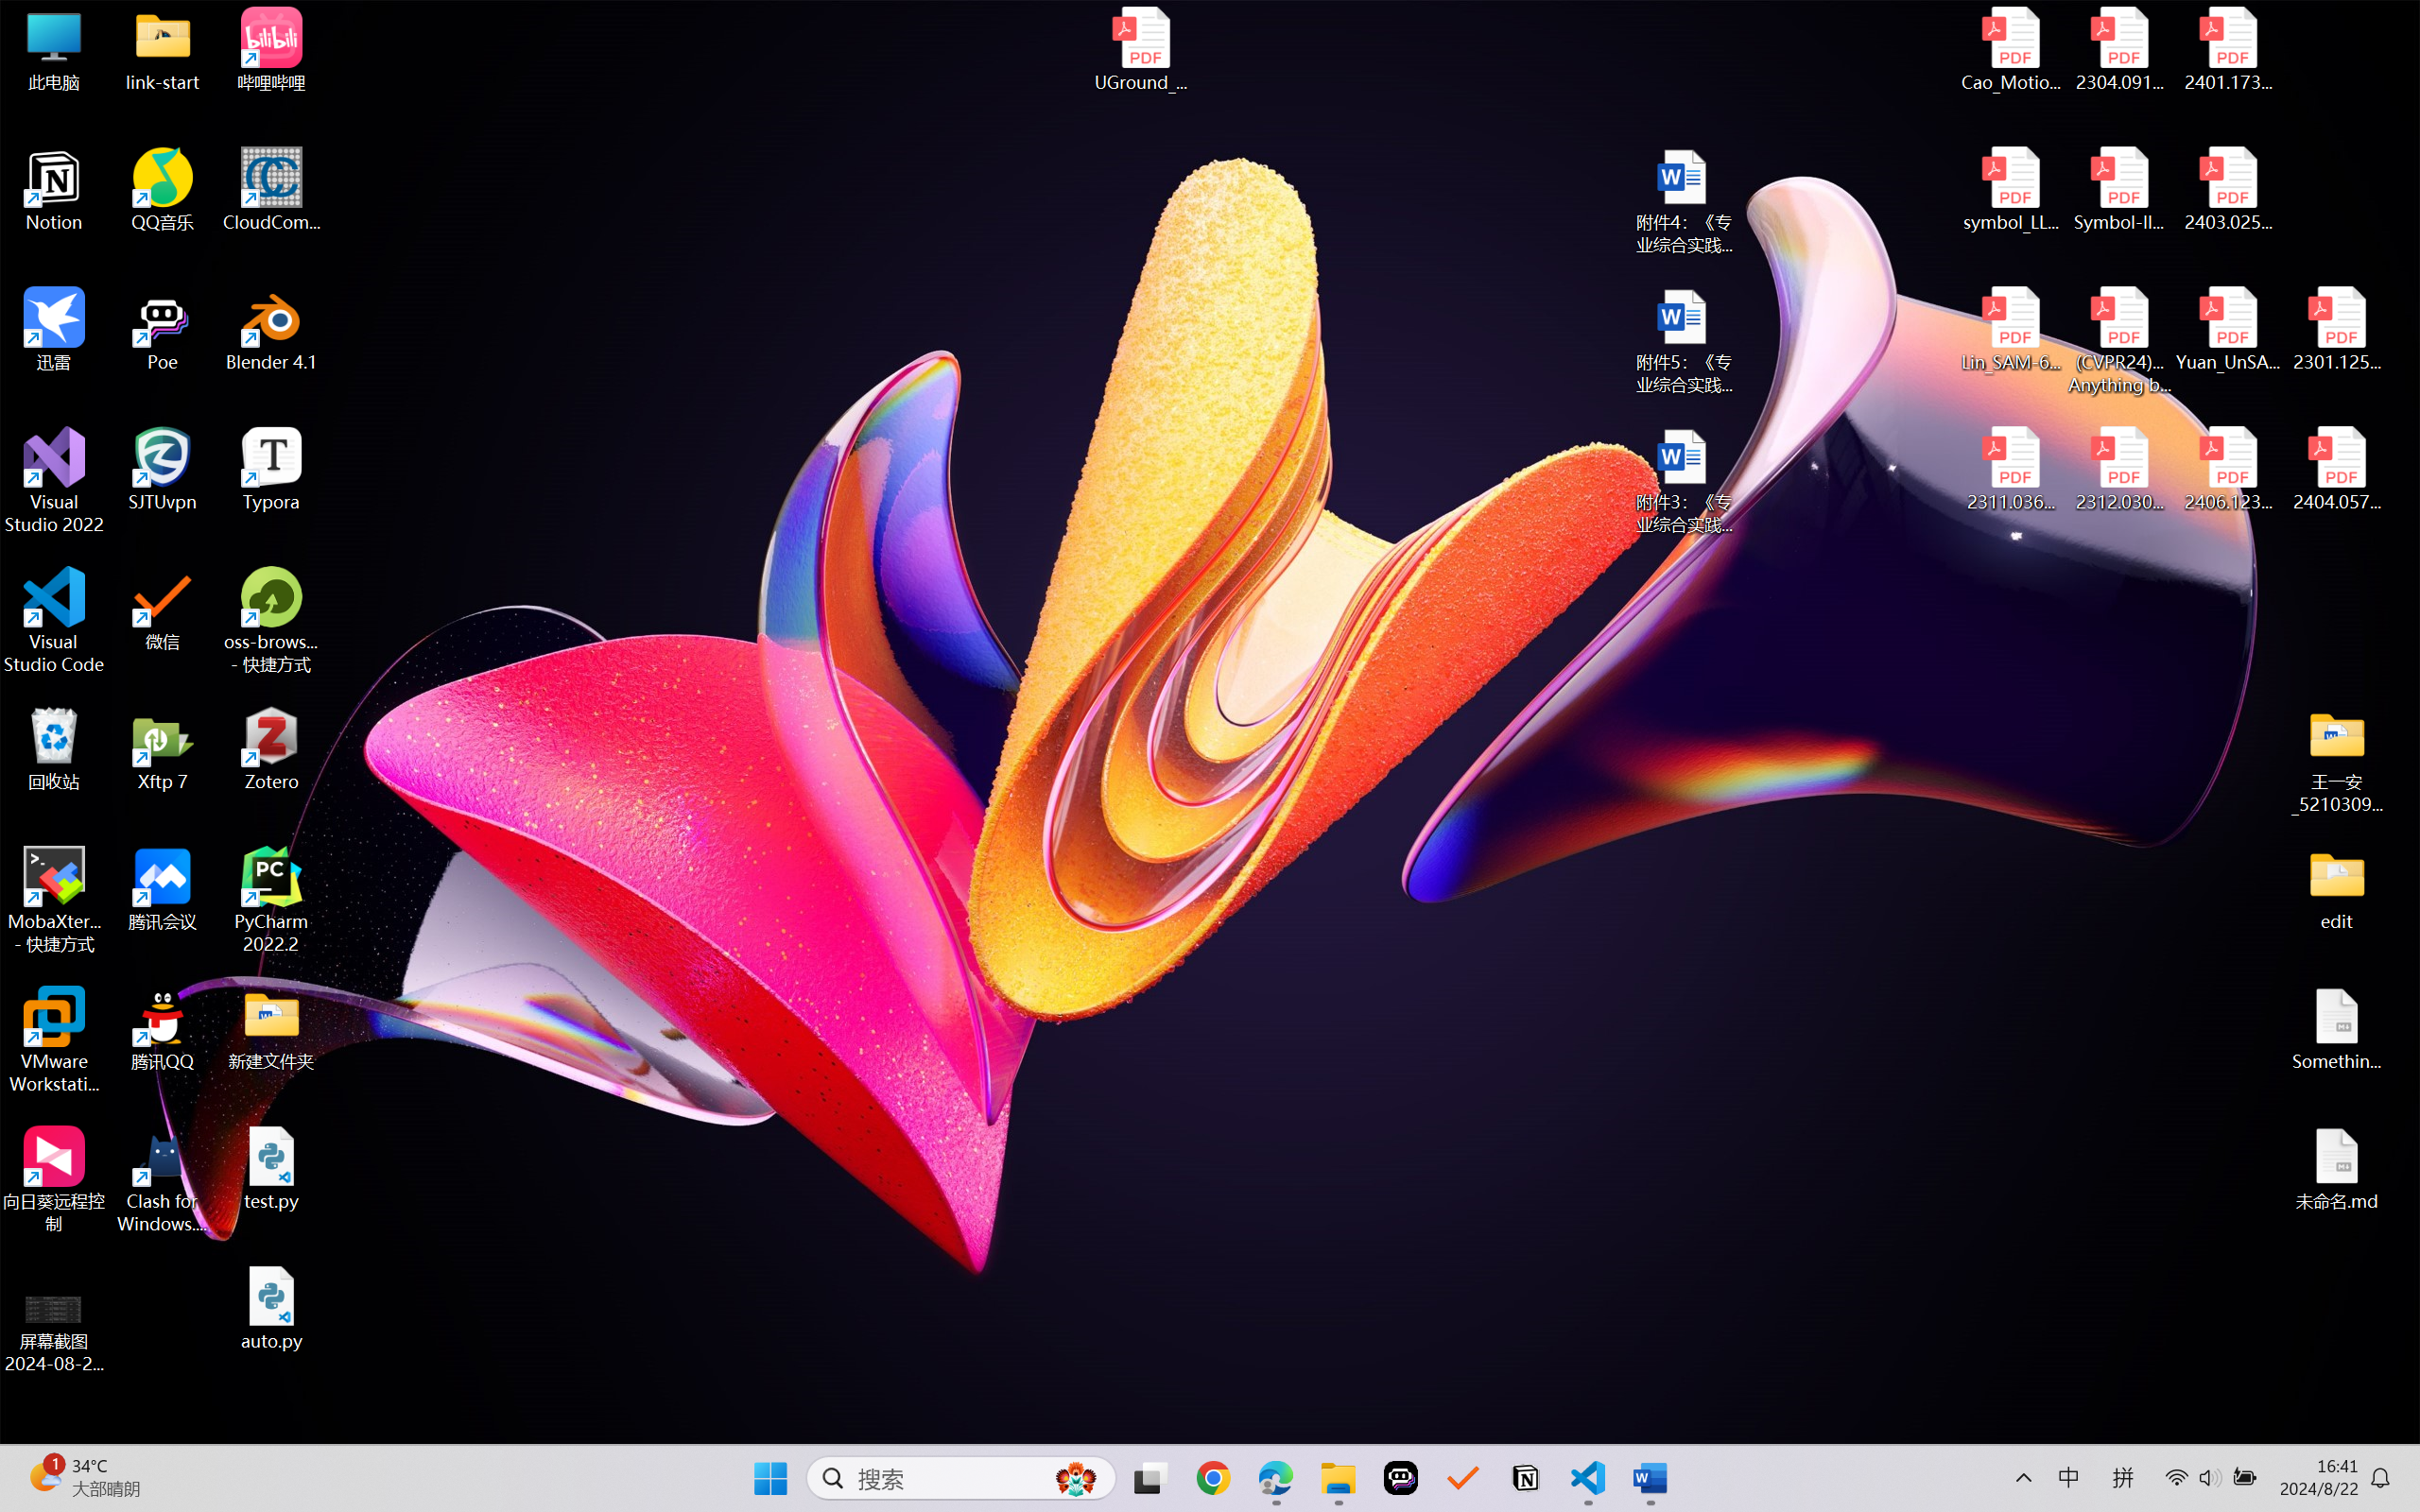  I want to click on '2304.09121v3.pdf', so click(2118, 49).